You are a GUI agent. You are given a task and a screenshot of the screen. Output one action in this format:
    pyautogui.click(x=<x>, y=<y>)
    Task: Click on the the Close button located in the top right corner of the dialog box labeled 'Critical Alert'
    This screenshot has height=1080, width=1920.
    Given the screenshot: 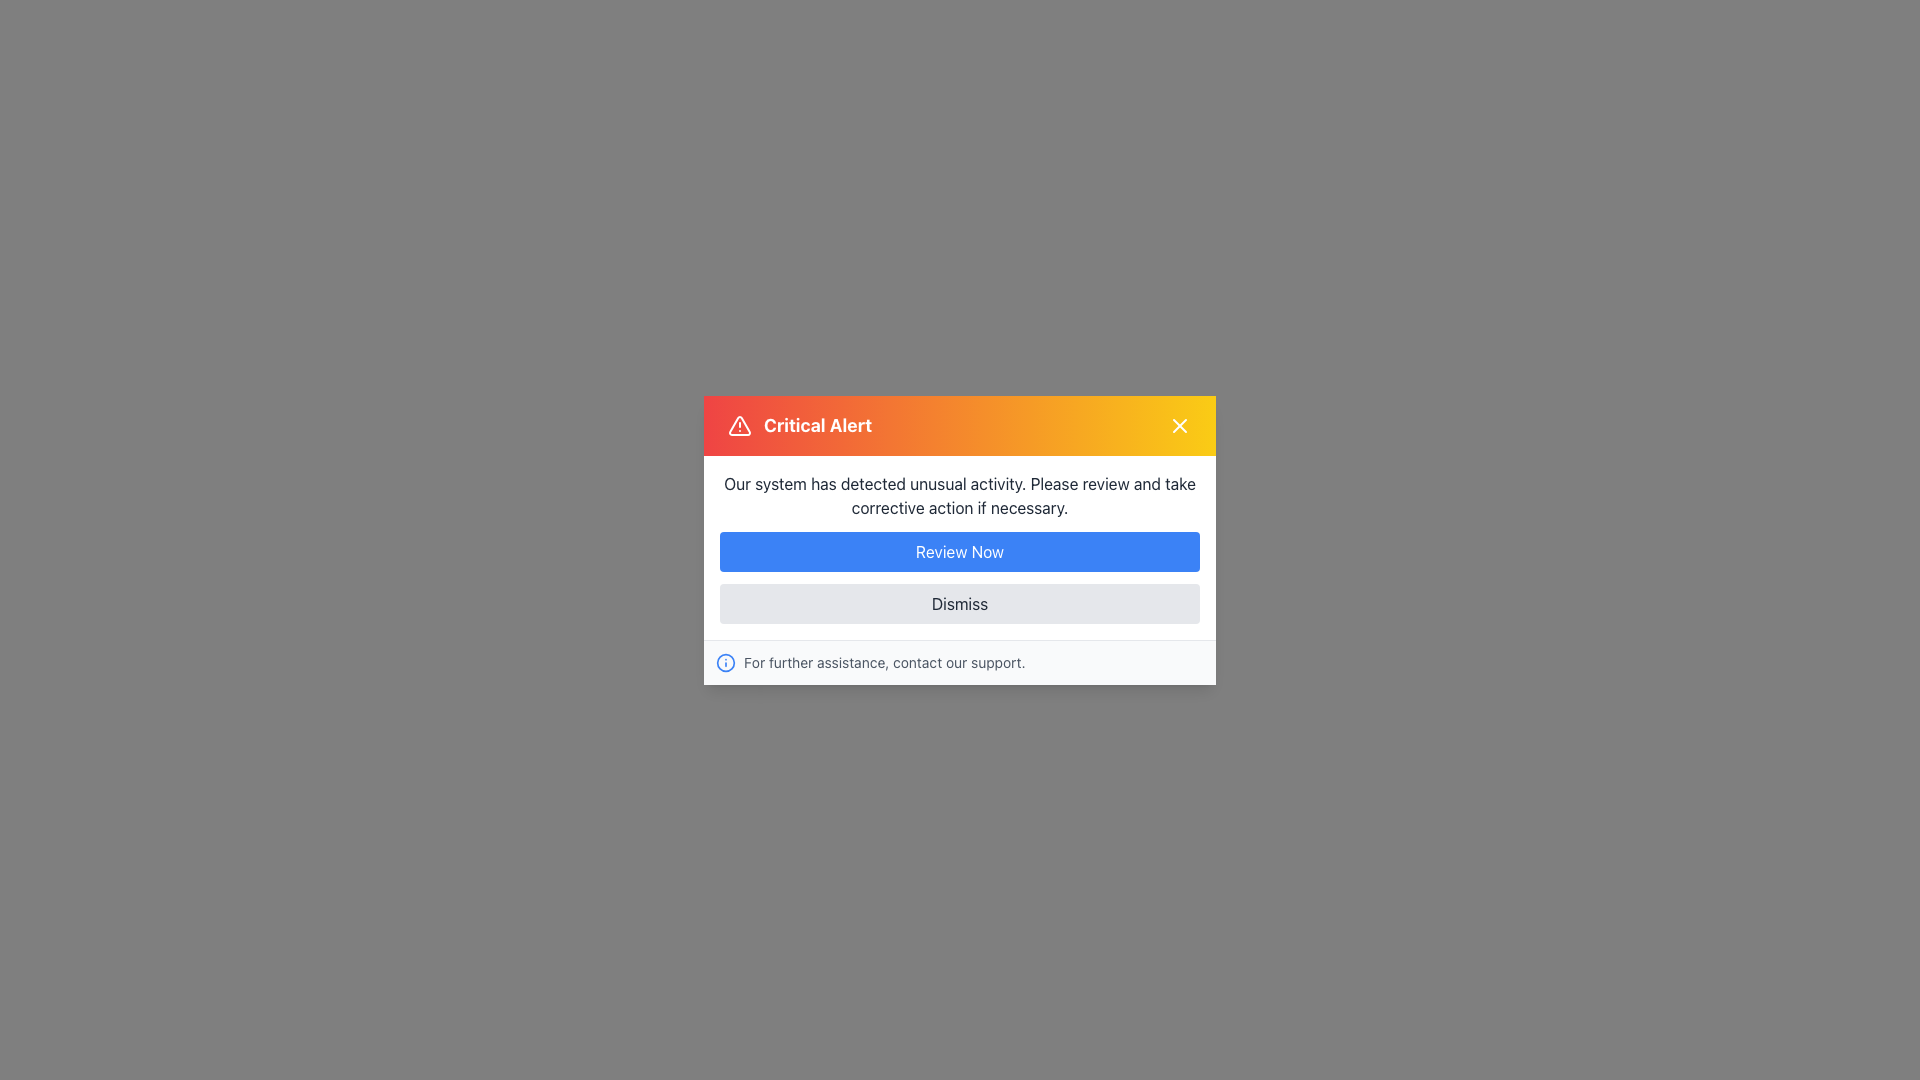 What is the action you would take?
    pyautogui.click(x=1180, y=424)
    